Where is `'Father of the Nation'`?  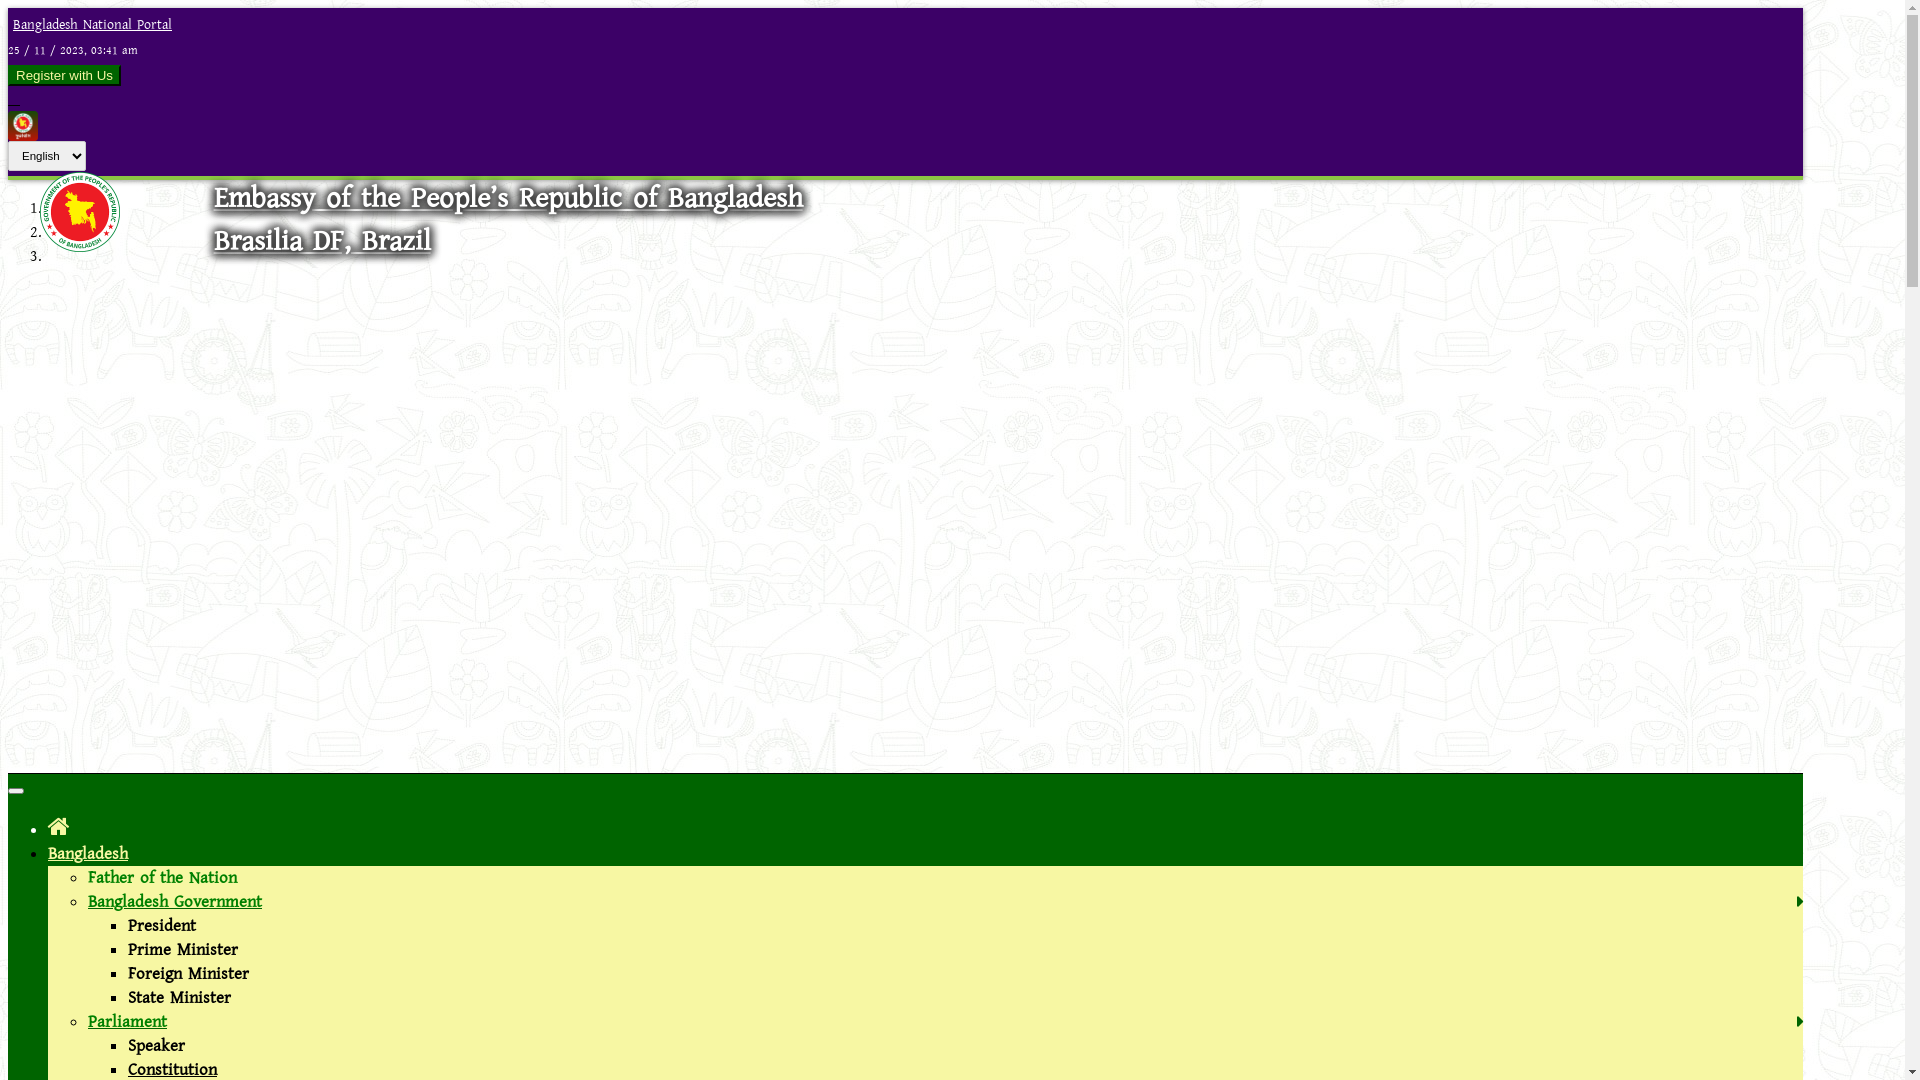
'Father of the Nation' is located at coordinates (162, 877).